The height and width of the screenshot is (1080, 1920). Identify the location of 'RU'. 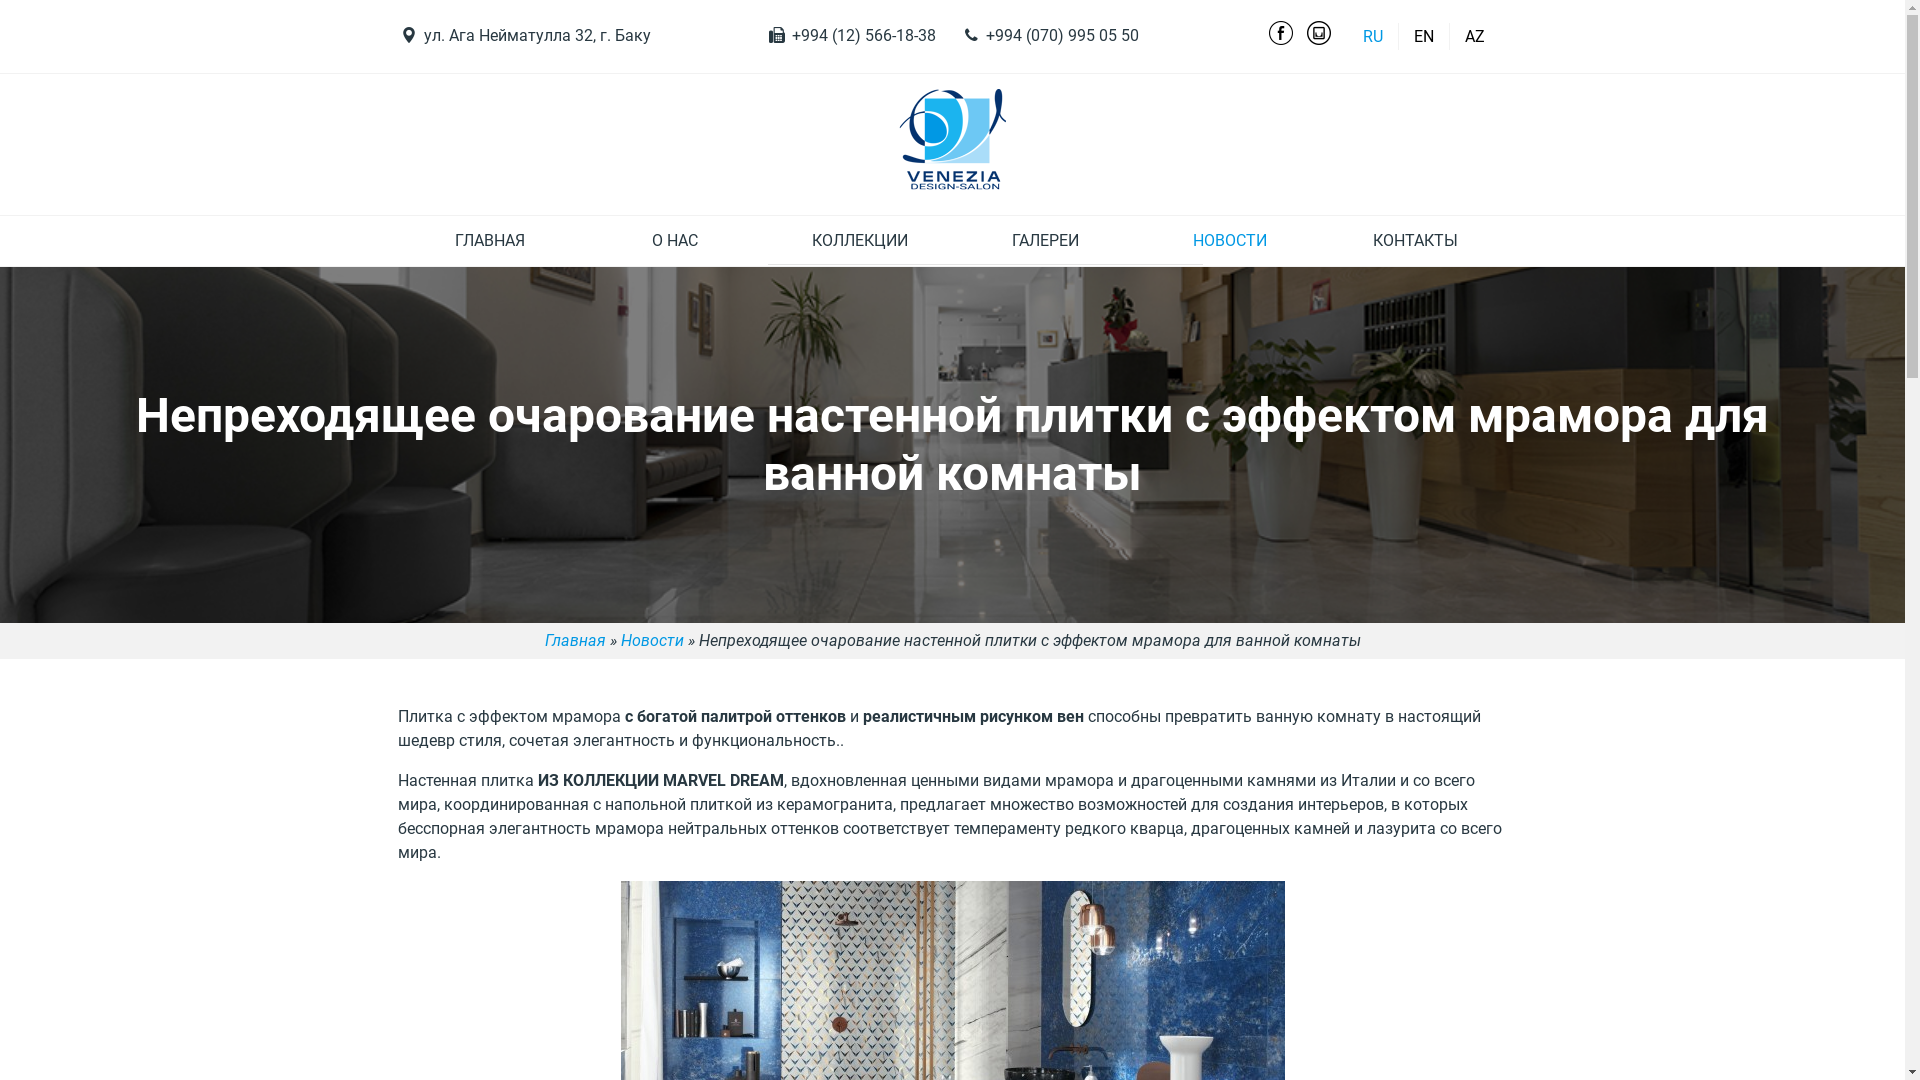
(1352, 36).